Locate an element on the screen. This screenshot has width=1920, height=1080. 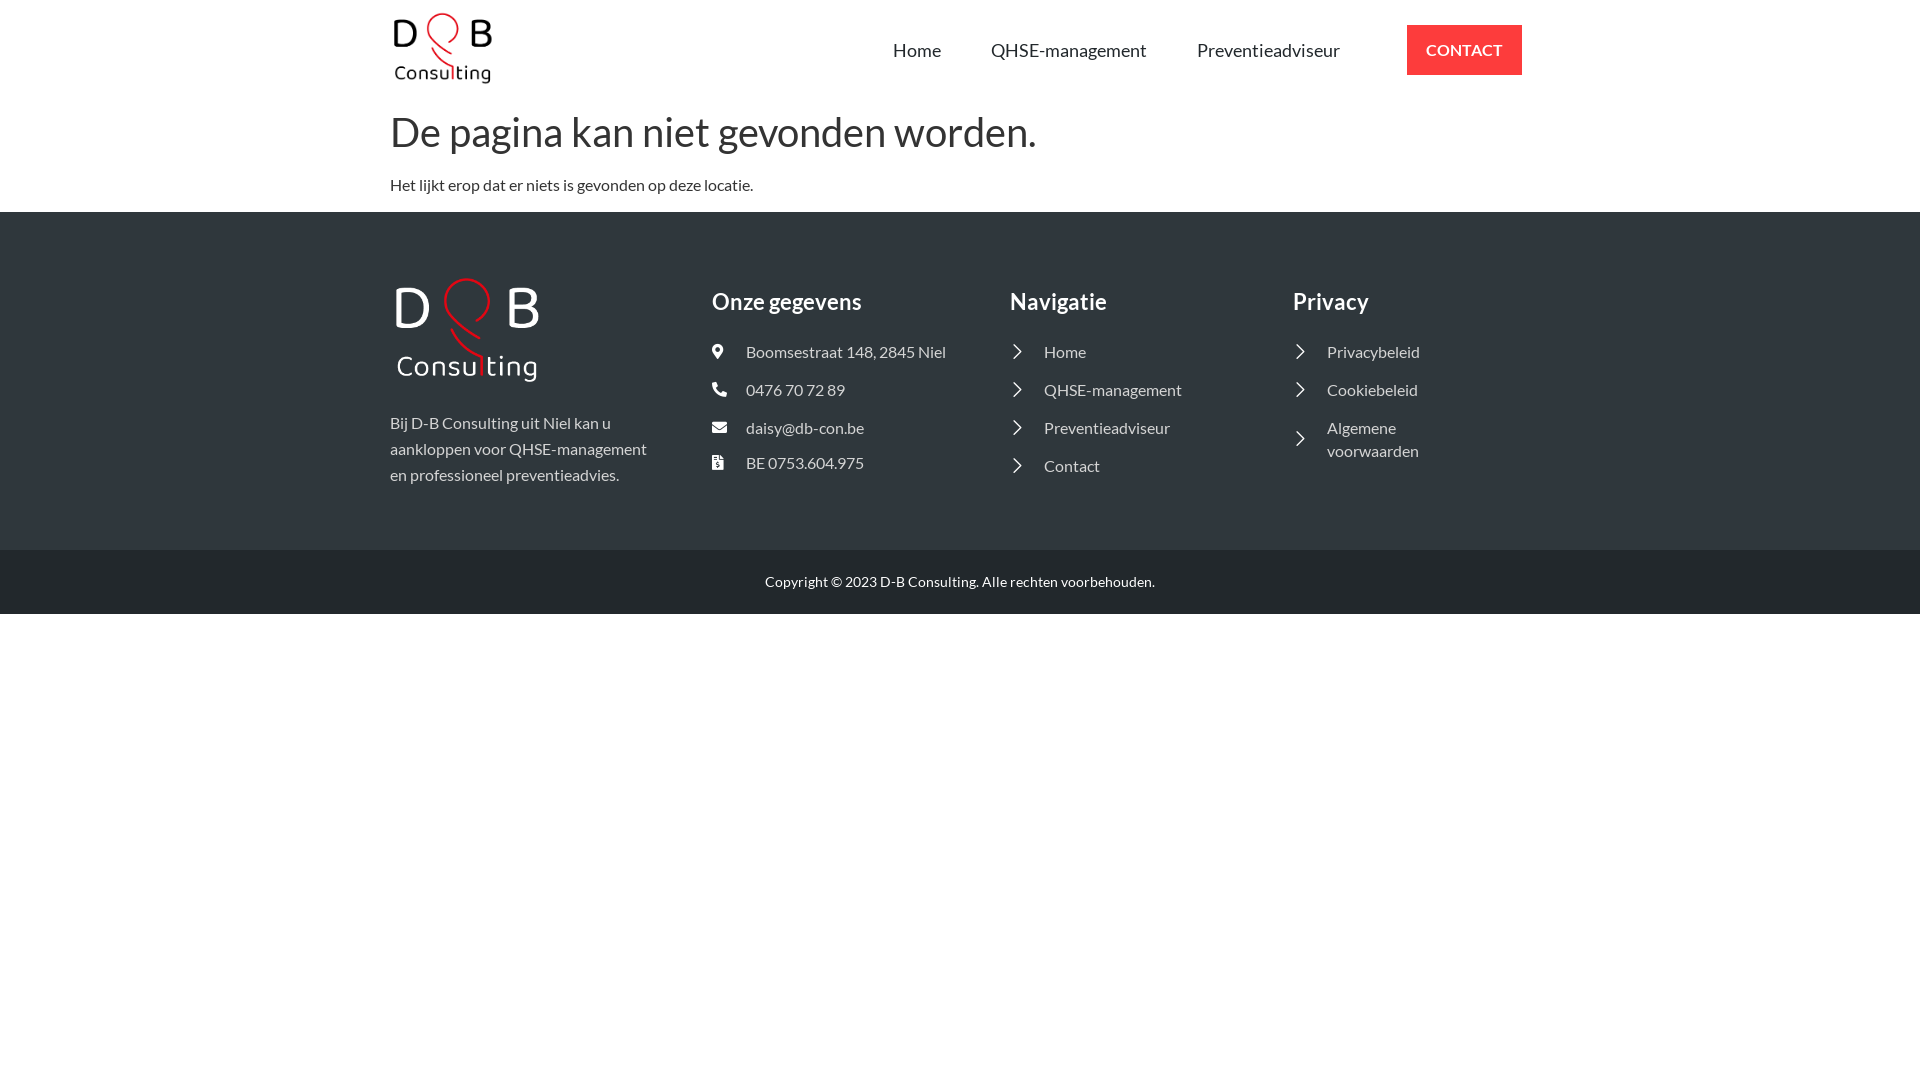
'CONTACT' is located at coordinates (1464, 49).